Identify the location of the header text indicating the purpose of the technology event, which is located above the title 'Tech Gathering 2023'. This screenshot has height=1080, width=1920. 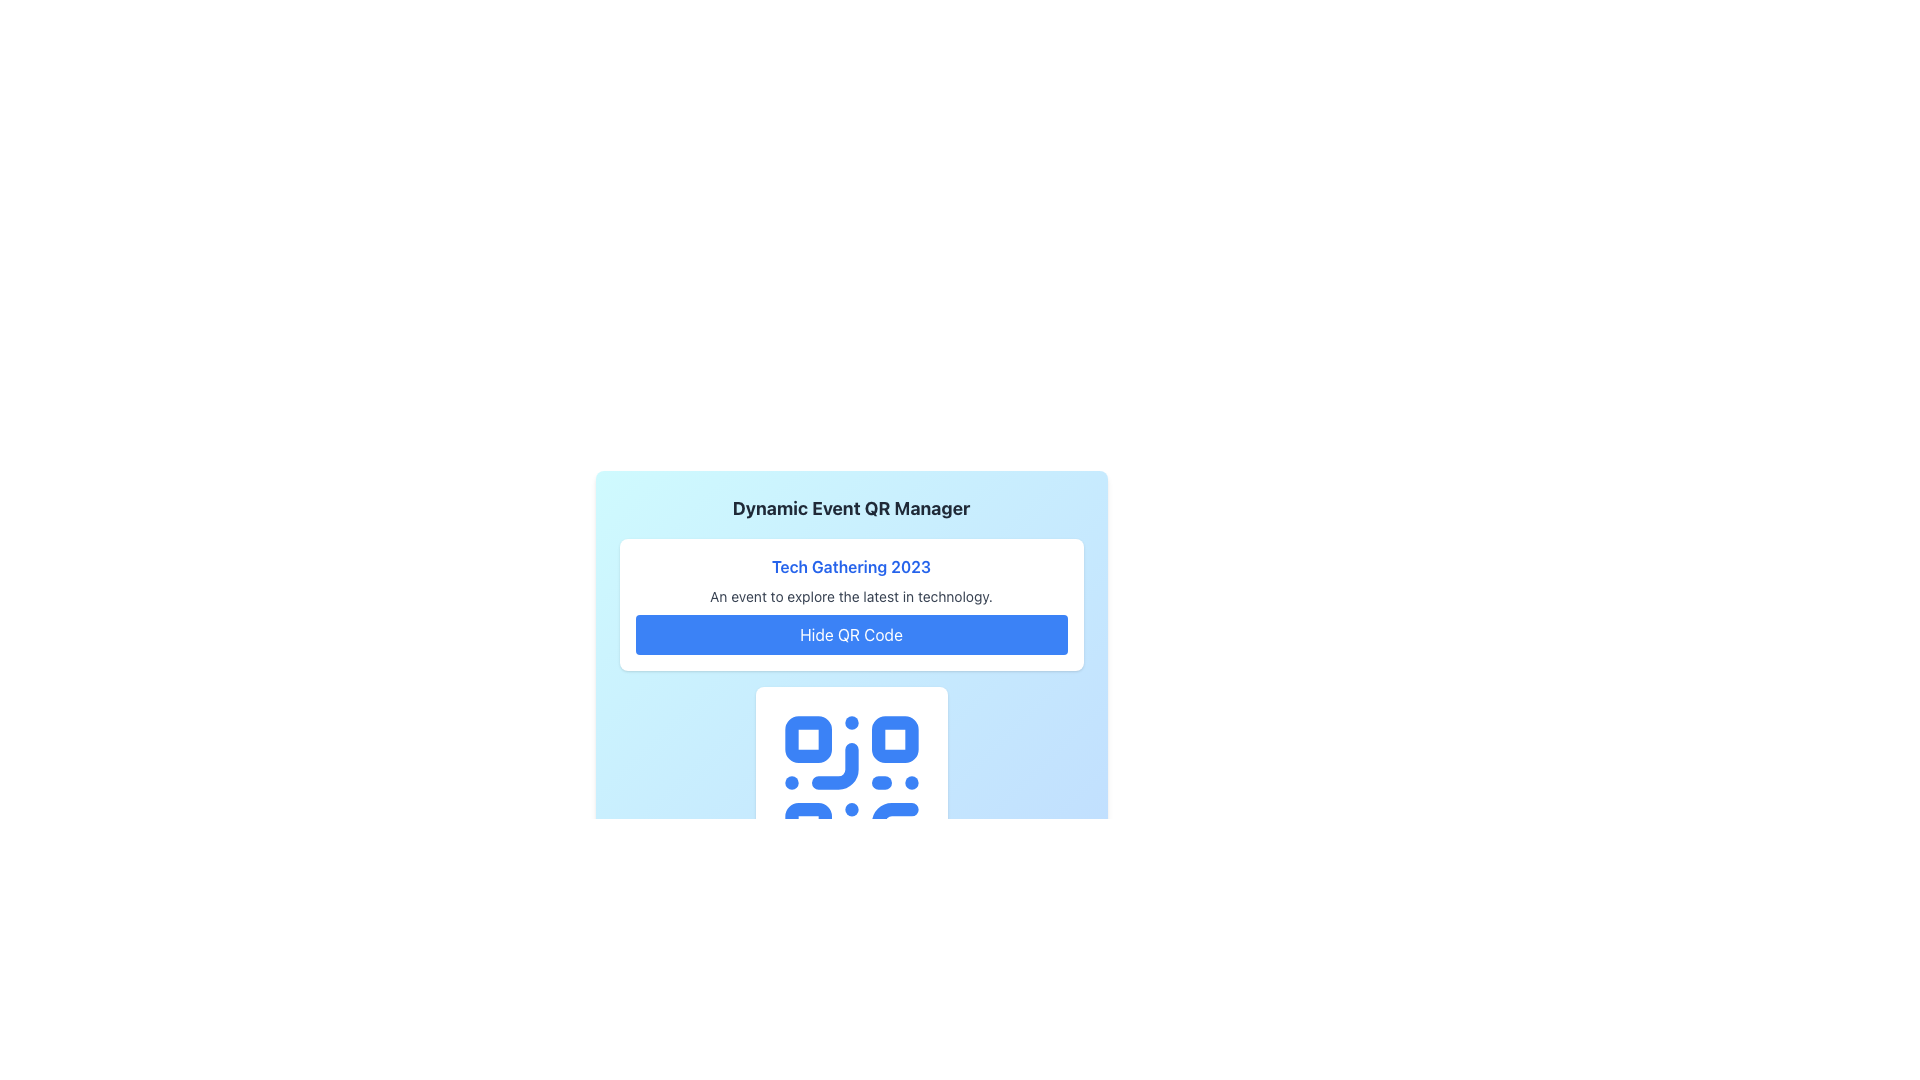
(851, 508).